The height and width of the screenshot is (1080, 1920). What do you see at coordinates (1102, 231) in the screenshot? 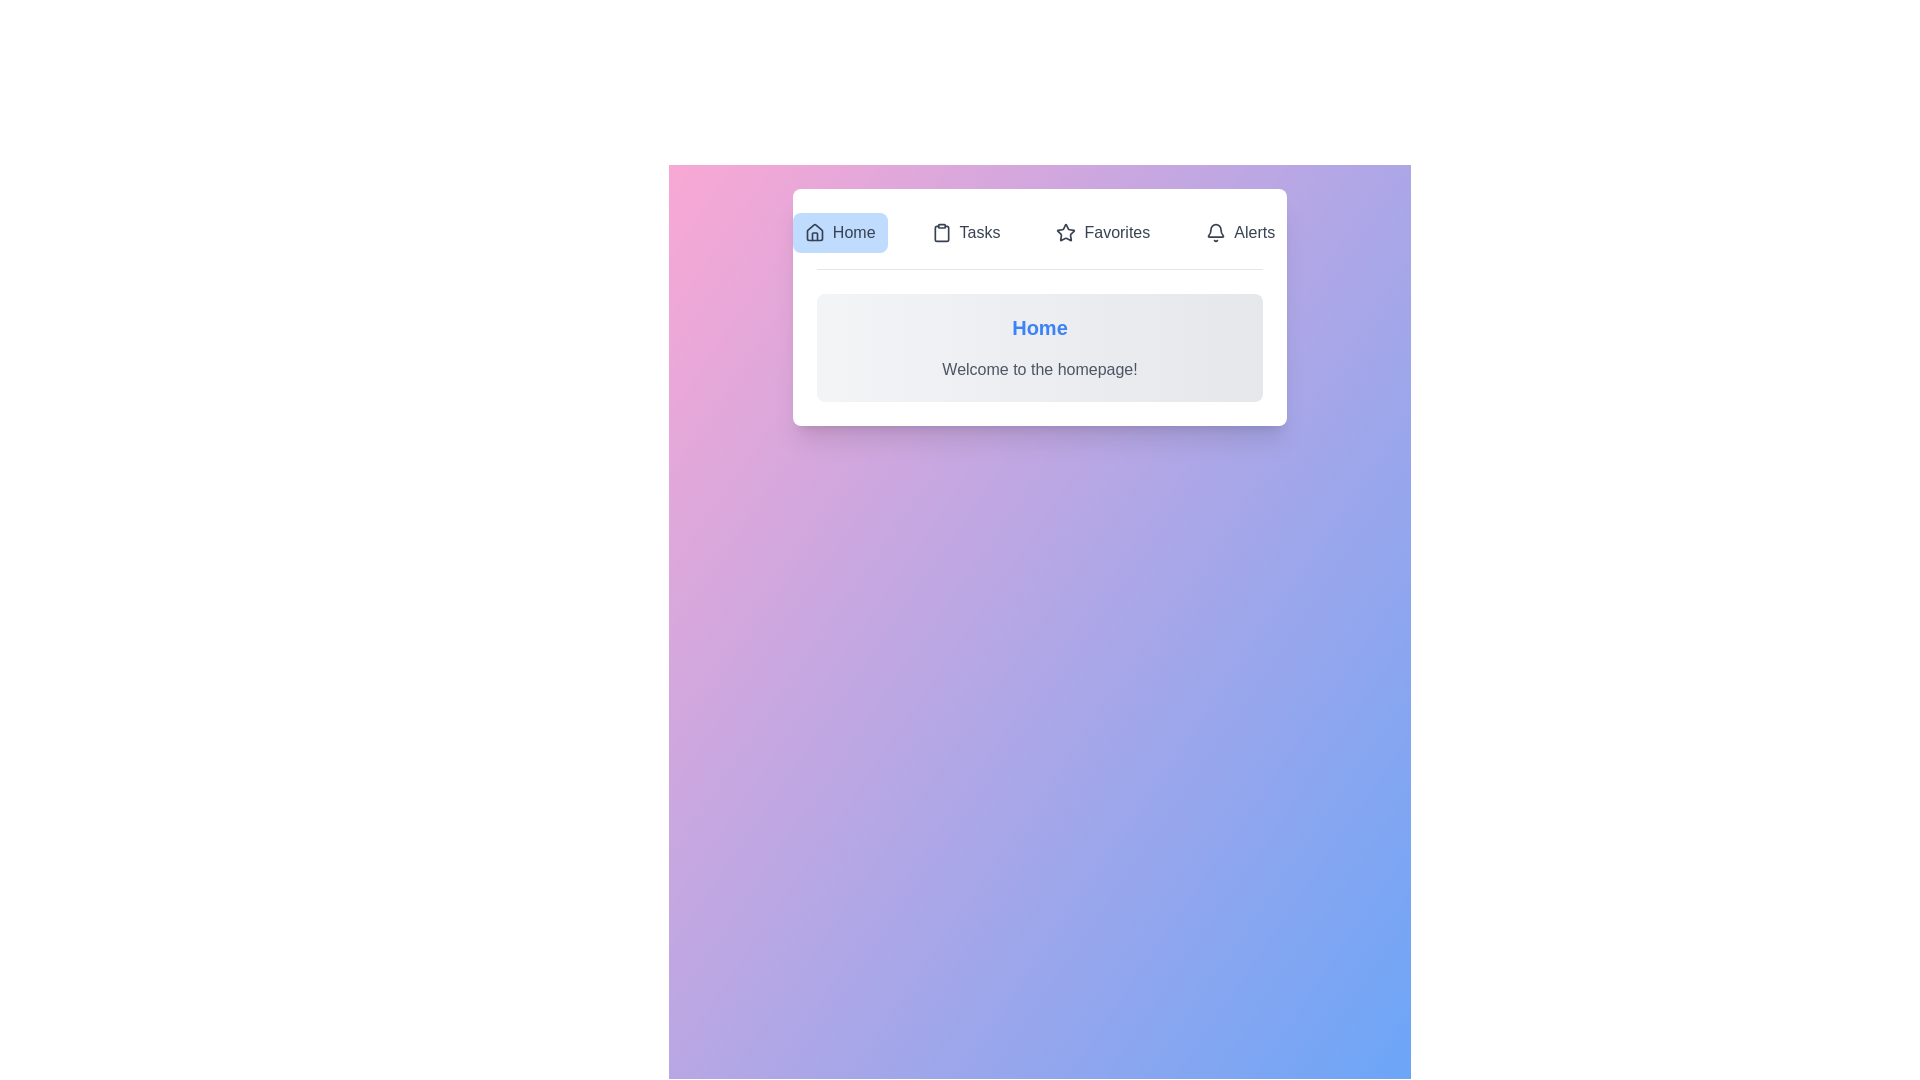
I see `the tab labeled Favorites to view its content` at bounding box center [1102, 231].